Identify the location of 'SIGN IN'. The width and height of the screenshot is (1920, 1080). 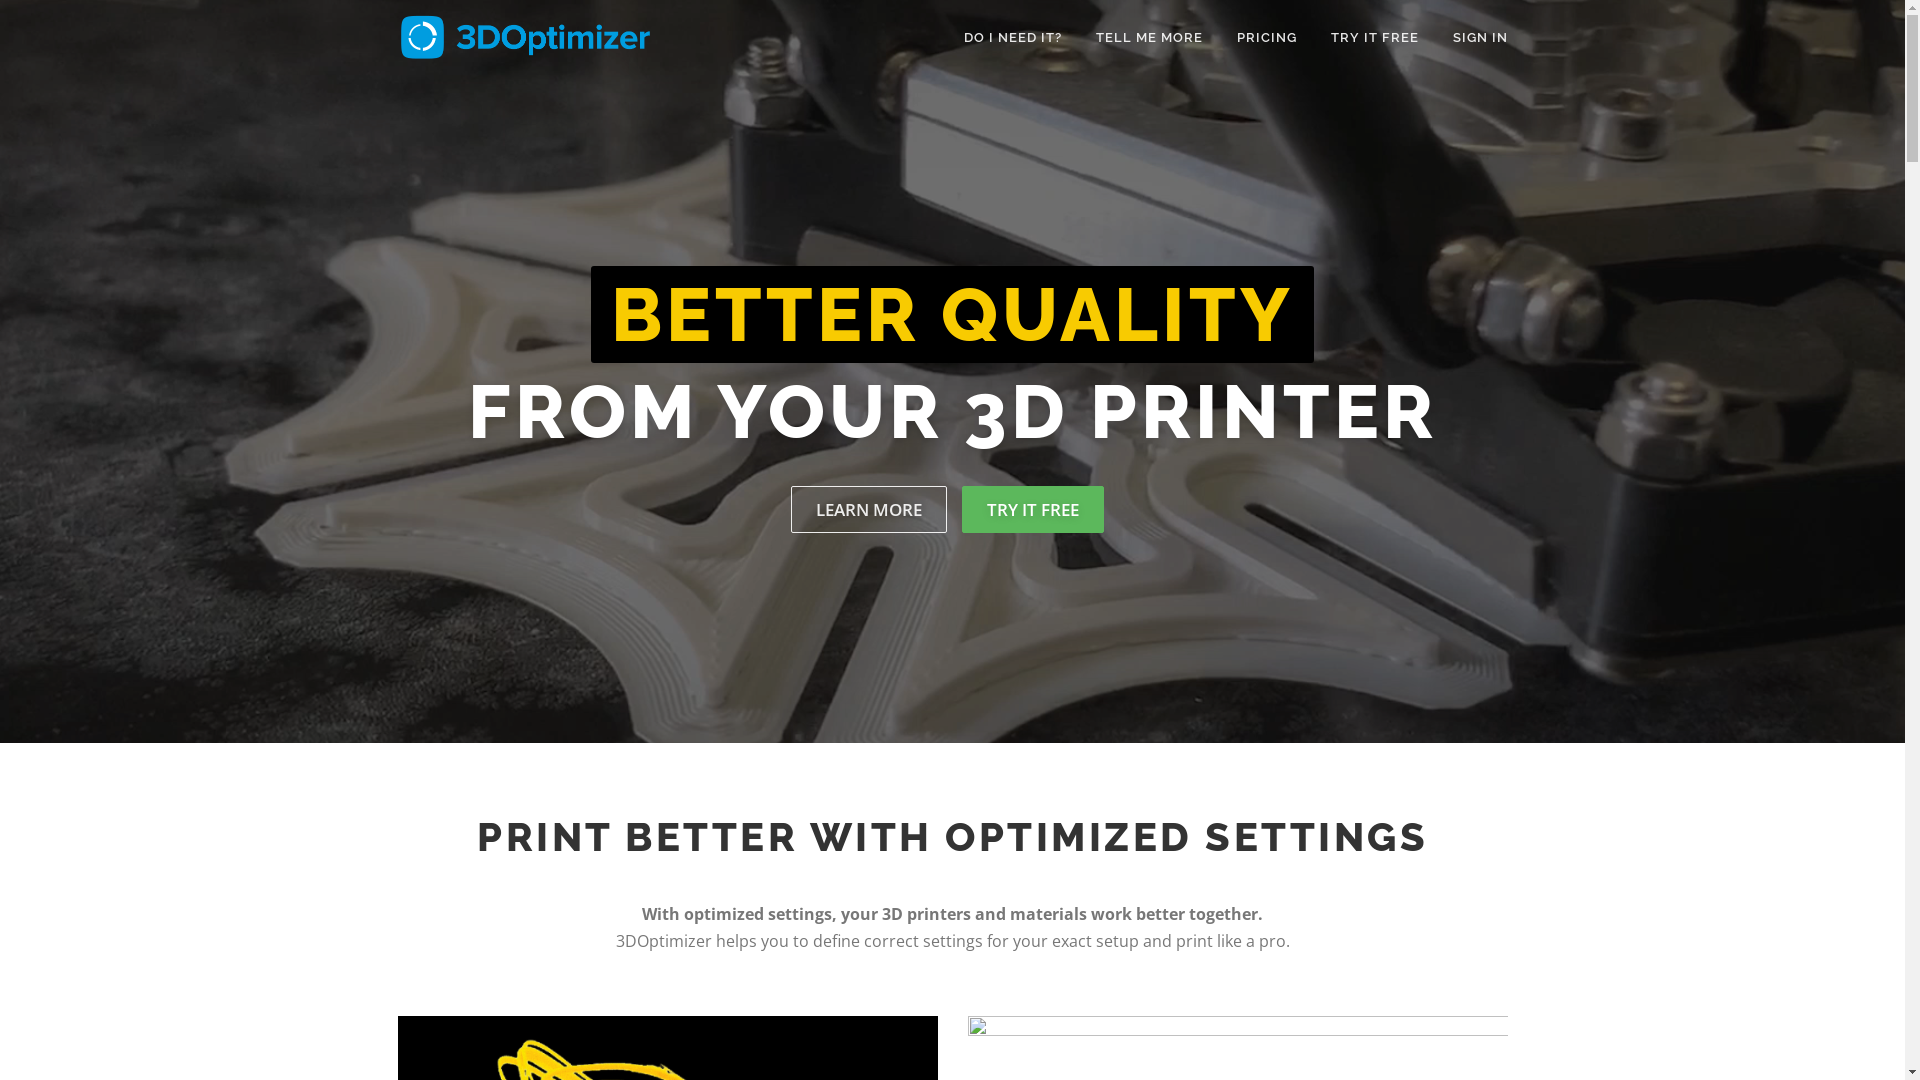
(1434, 37).